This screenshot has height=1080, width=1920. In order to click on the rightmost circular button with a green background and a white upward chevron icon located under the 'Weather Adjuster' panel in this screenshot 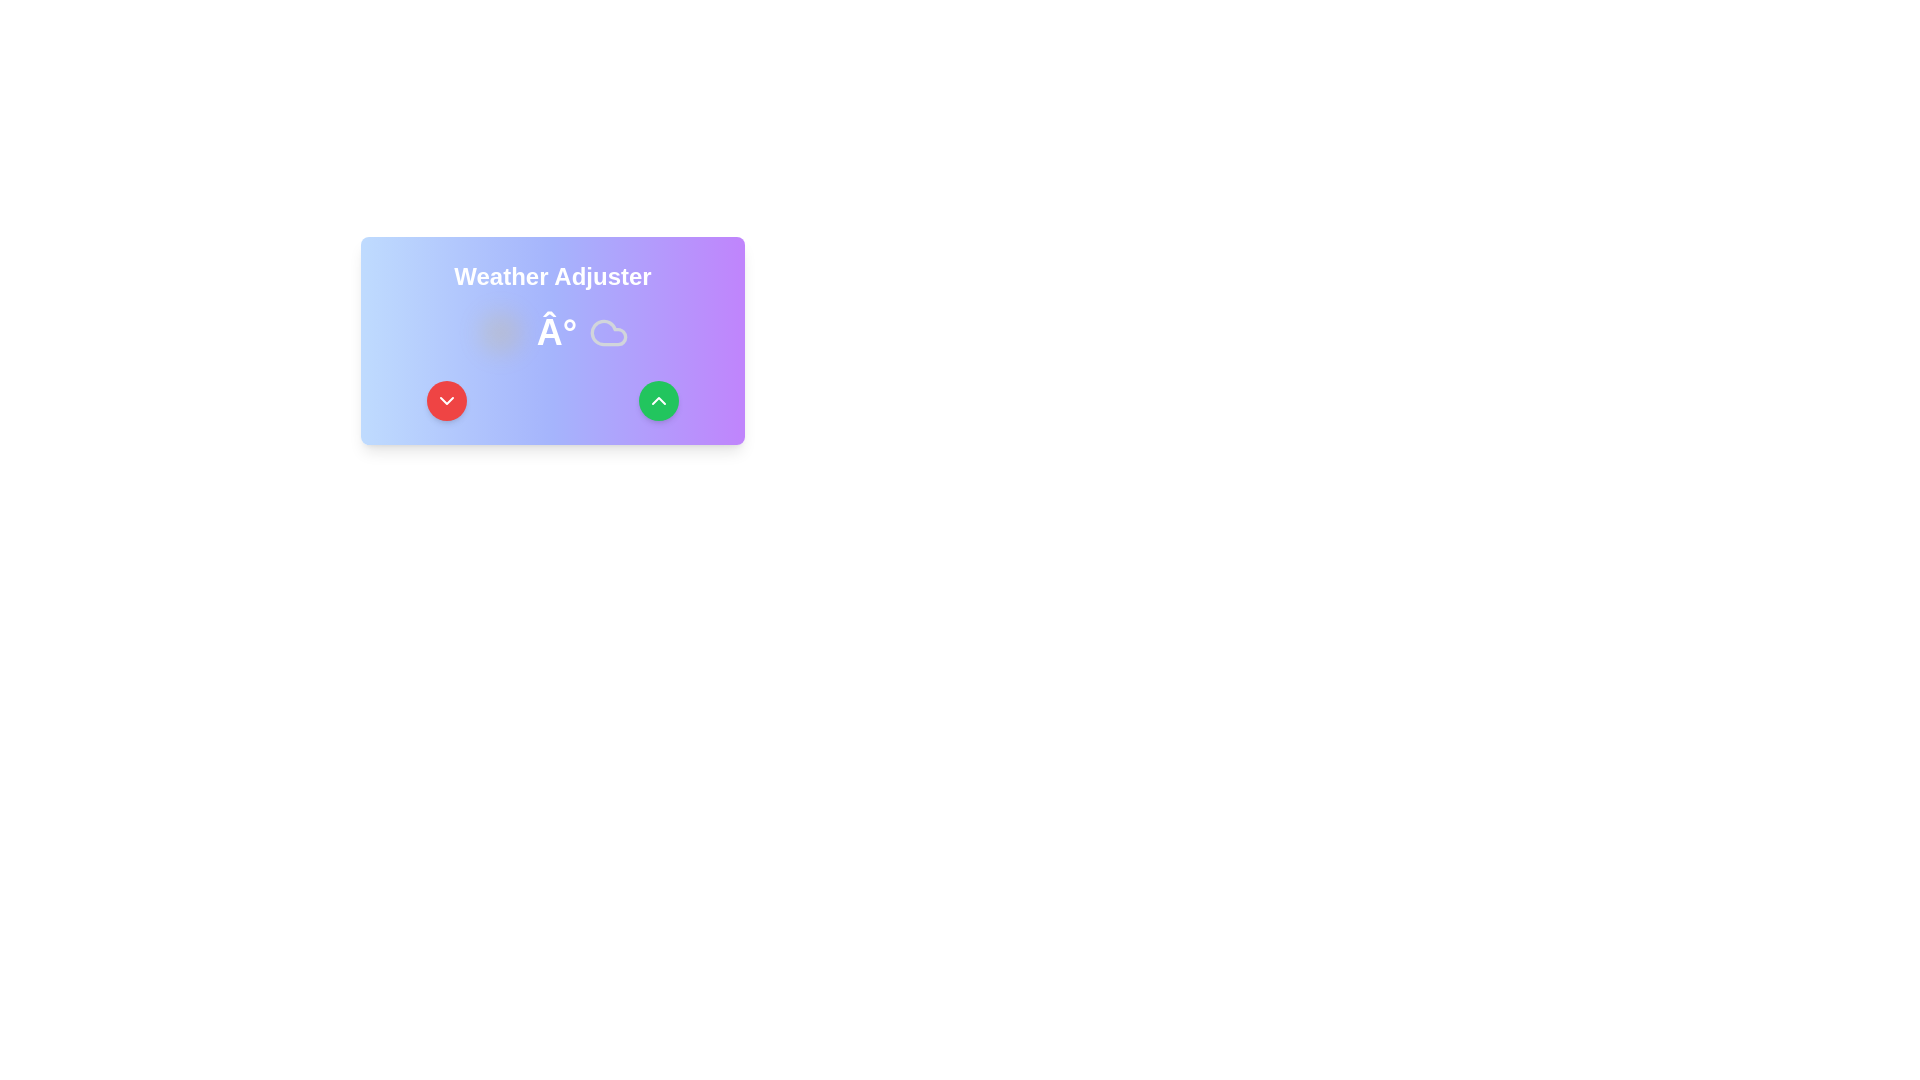, I will do `click(658, 401)`.